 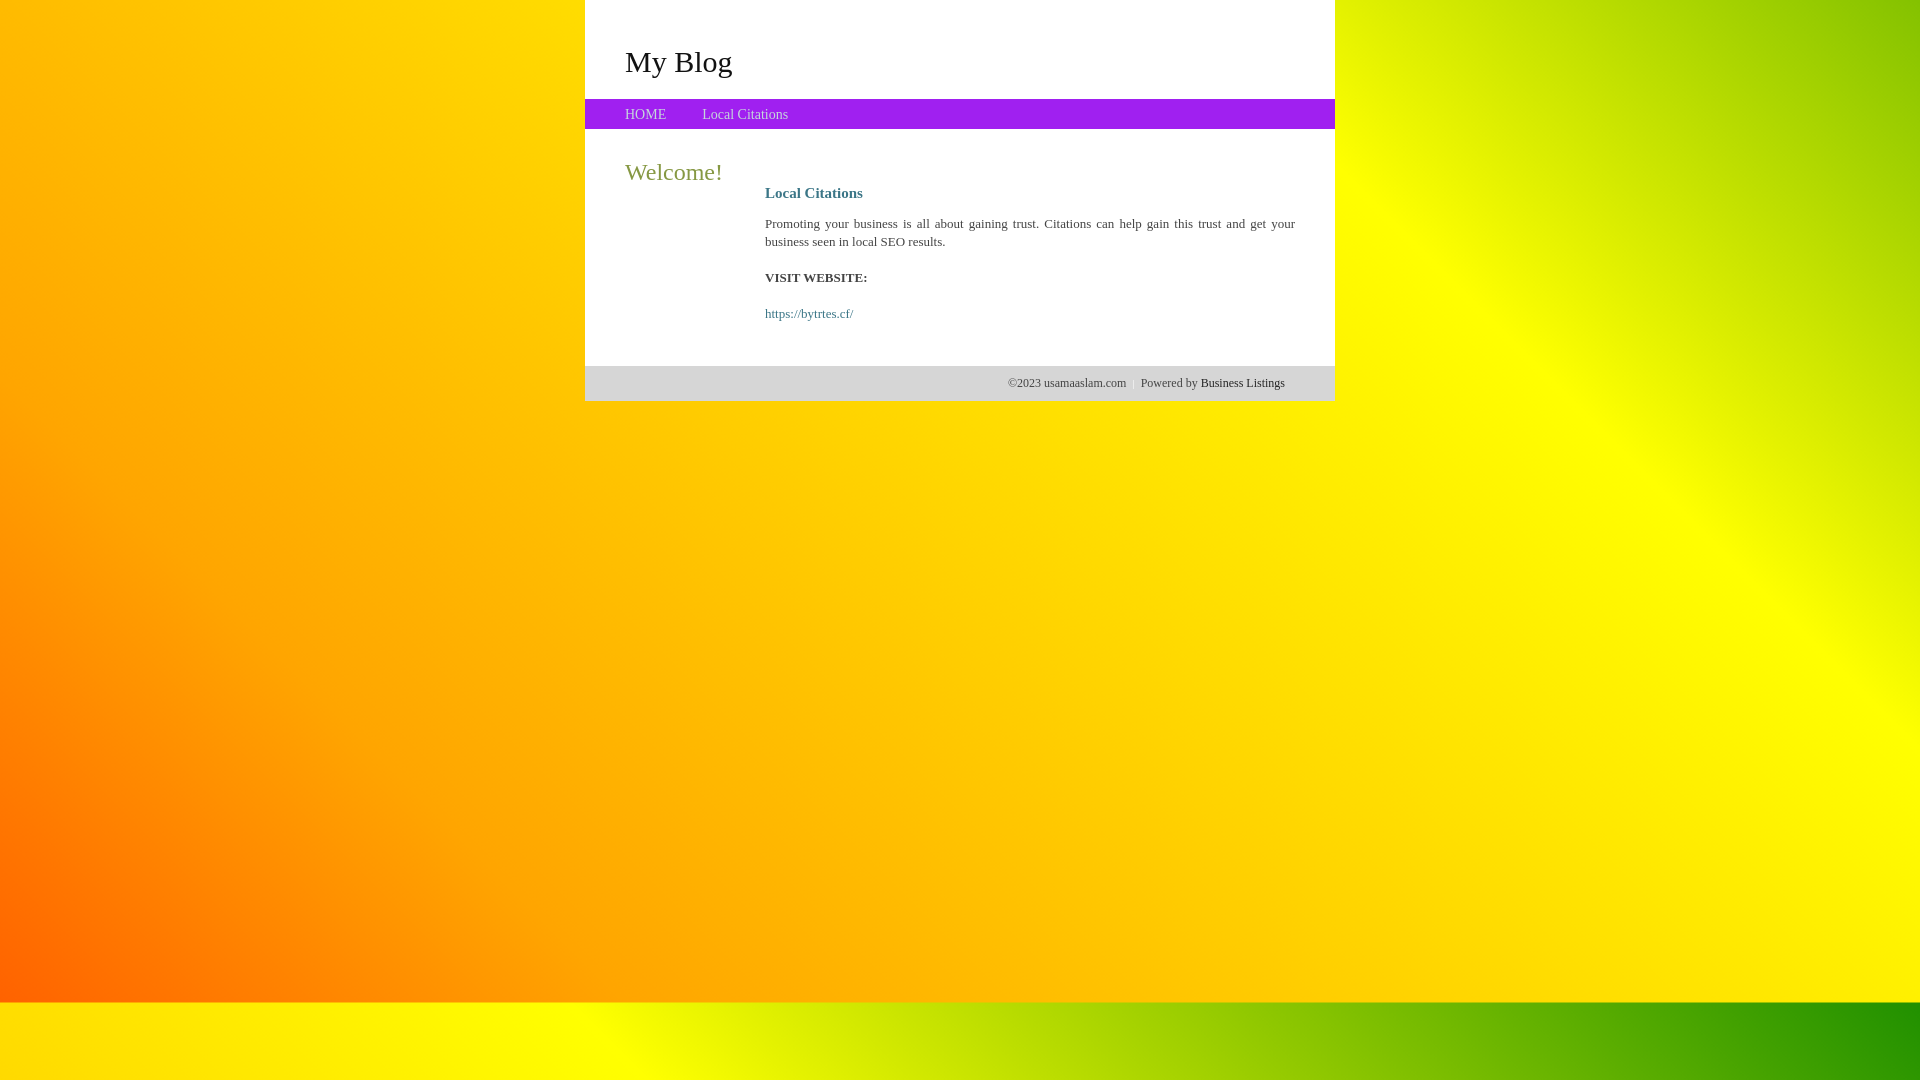 I want to click on 'Local Citations', so click(x=743, y=114).